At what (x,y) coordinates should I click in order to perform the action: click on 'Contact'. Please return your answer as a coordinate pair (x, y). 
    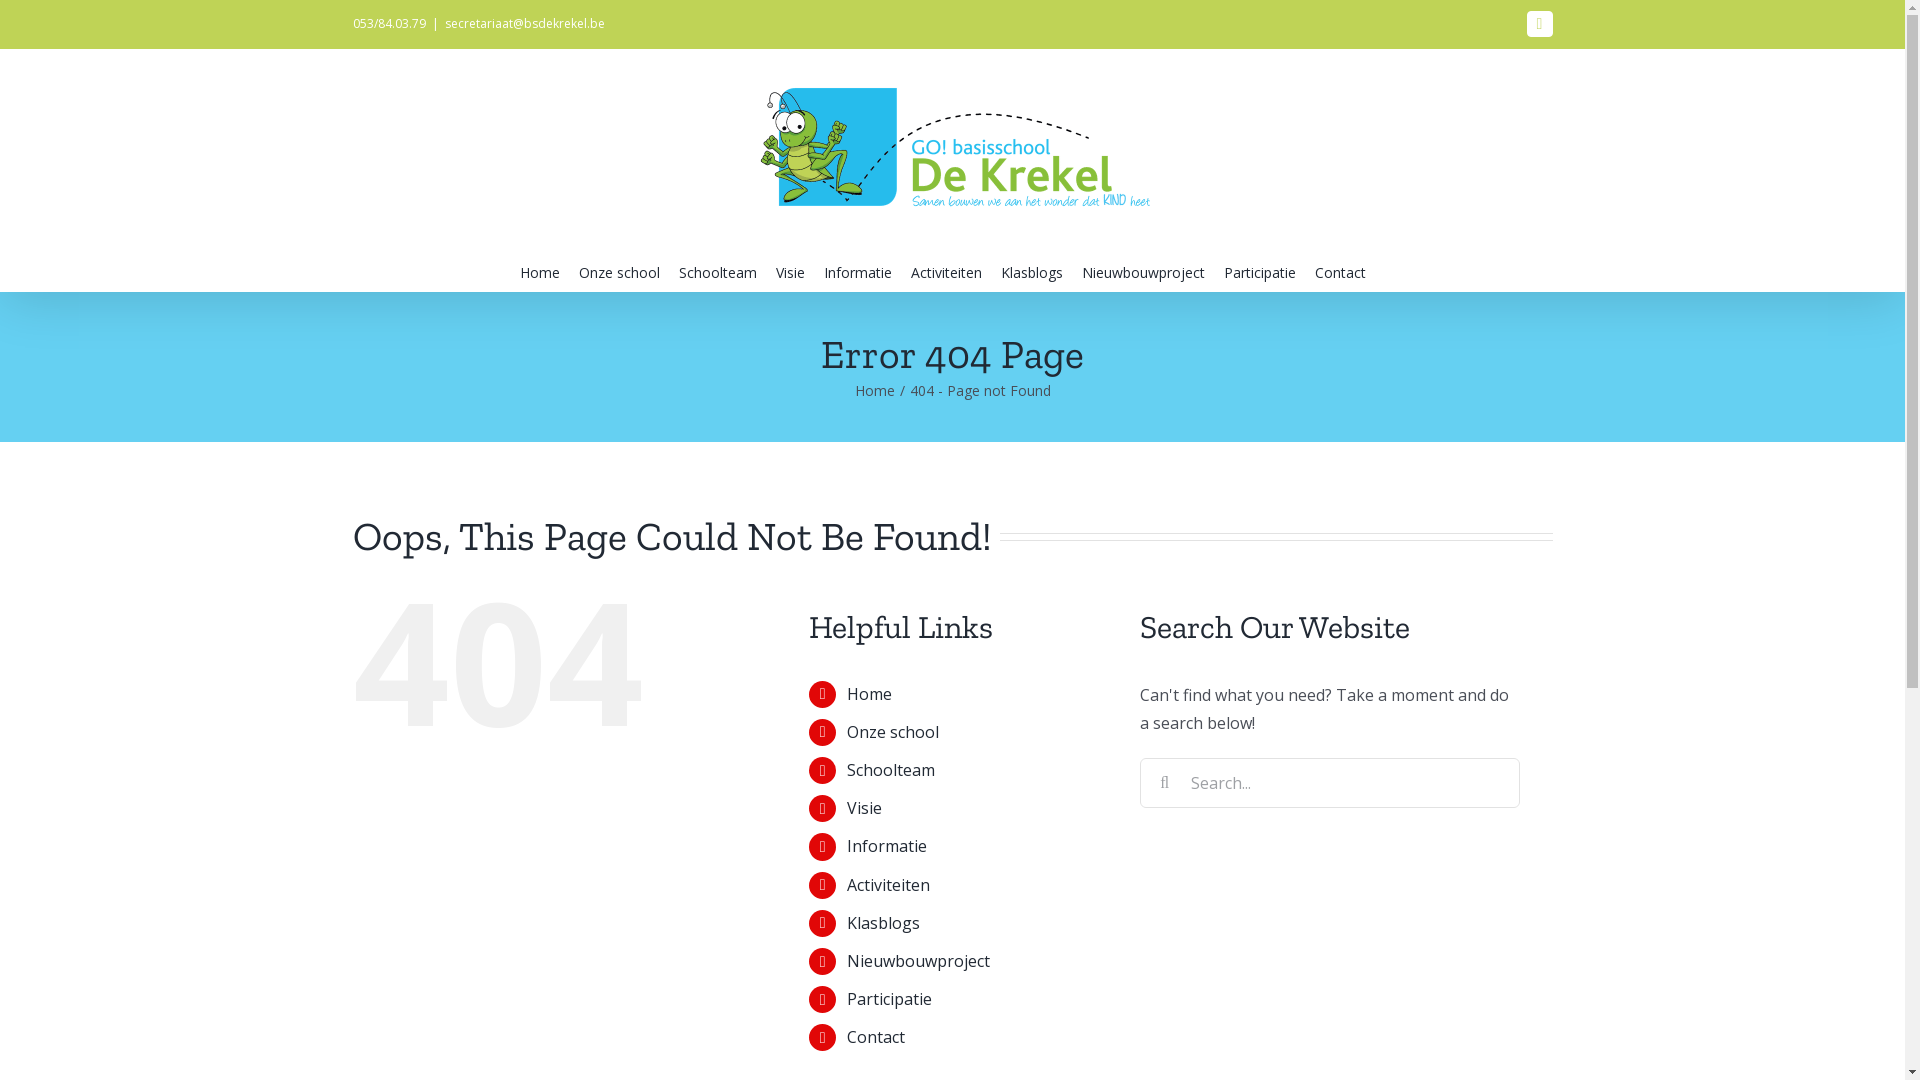
    Looking at the image, I should click on (1340, 270).